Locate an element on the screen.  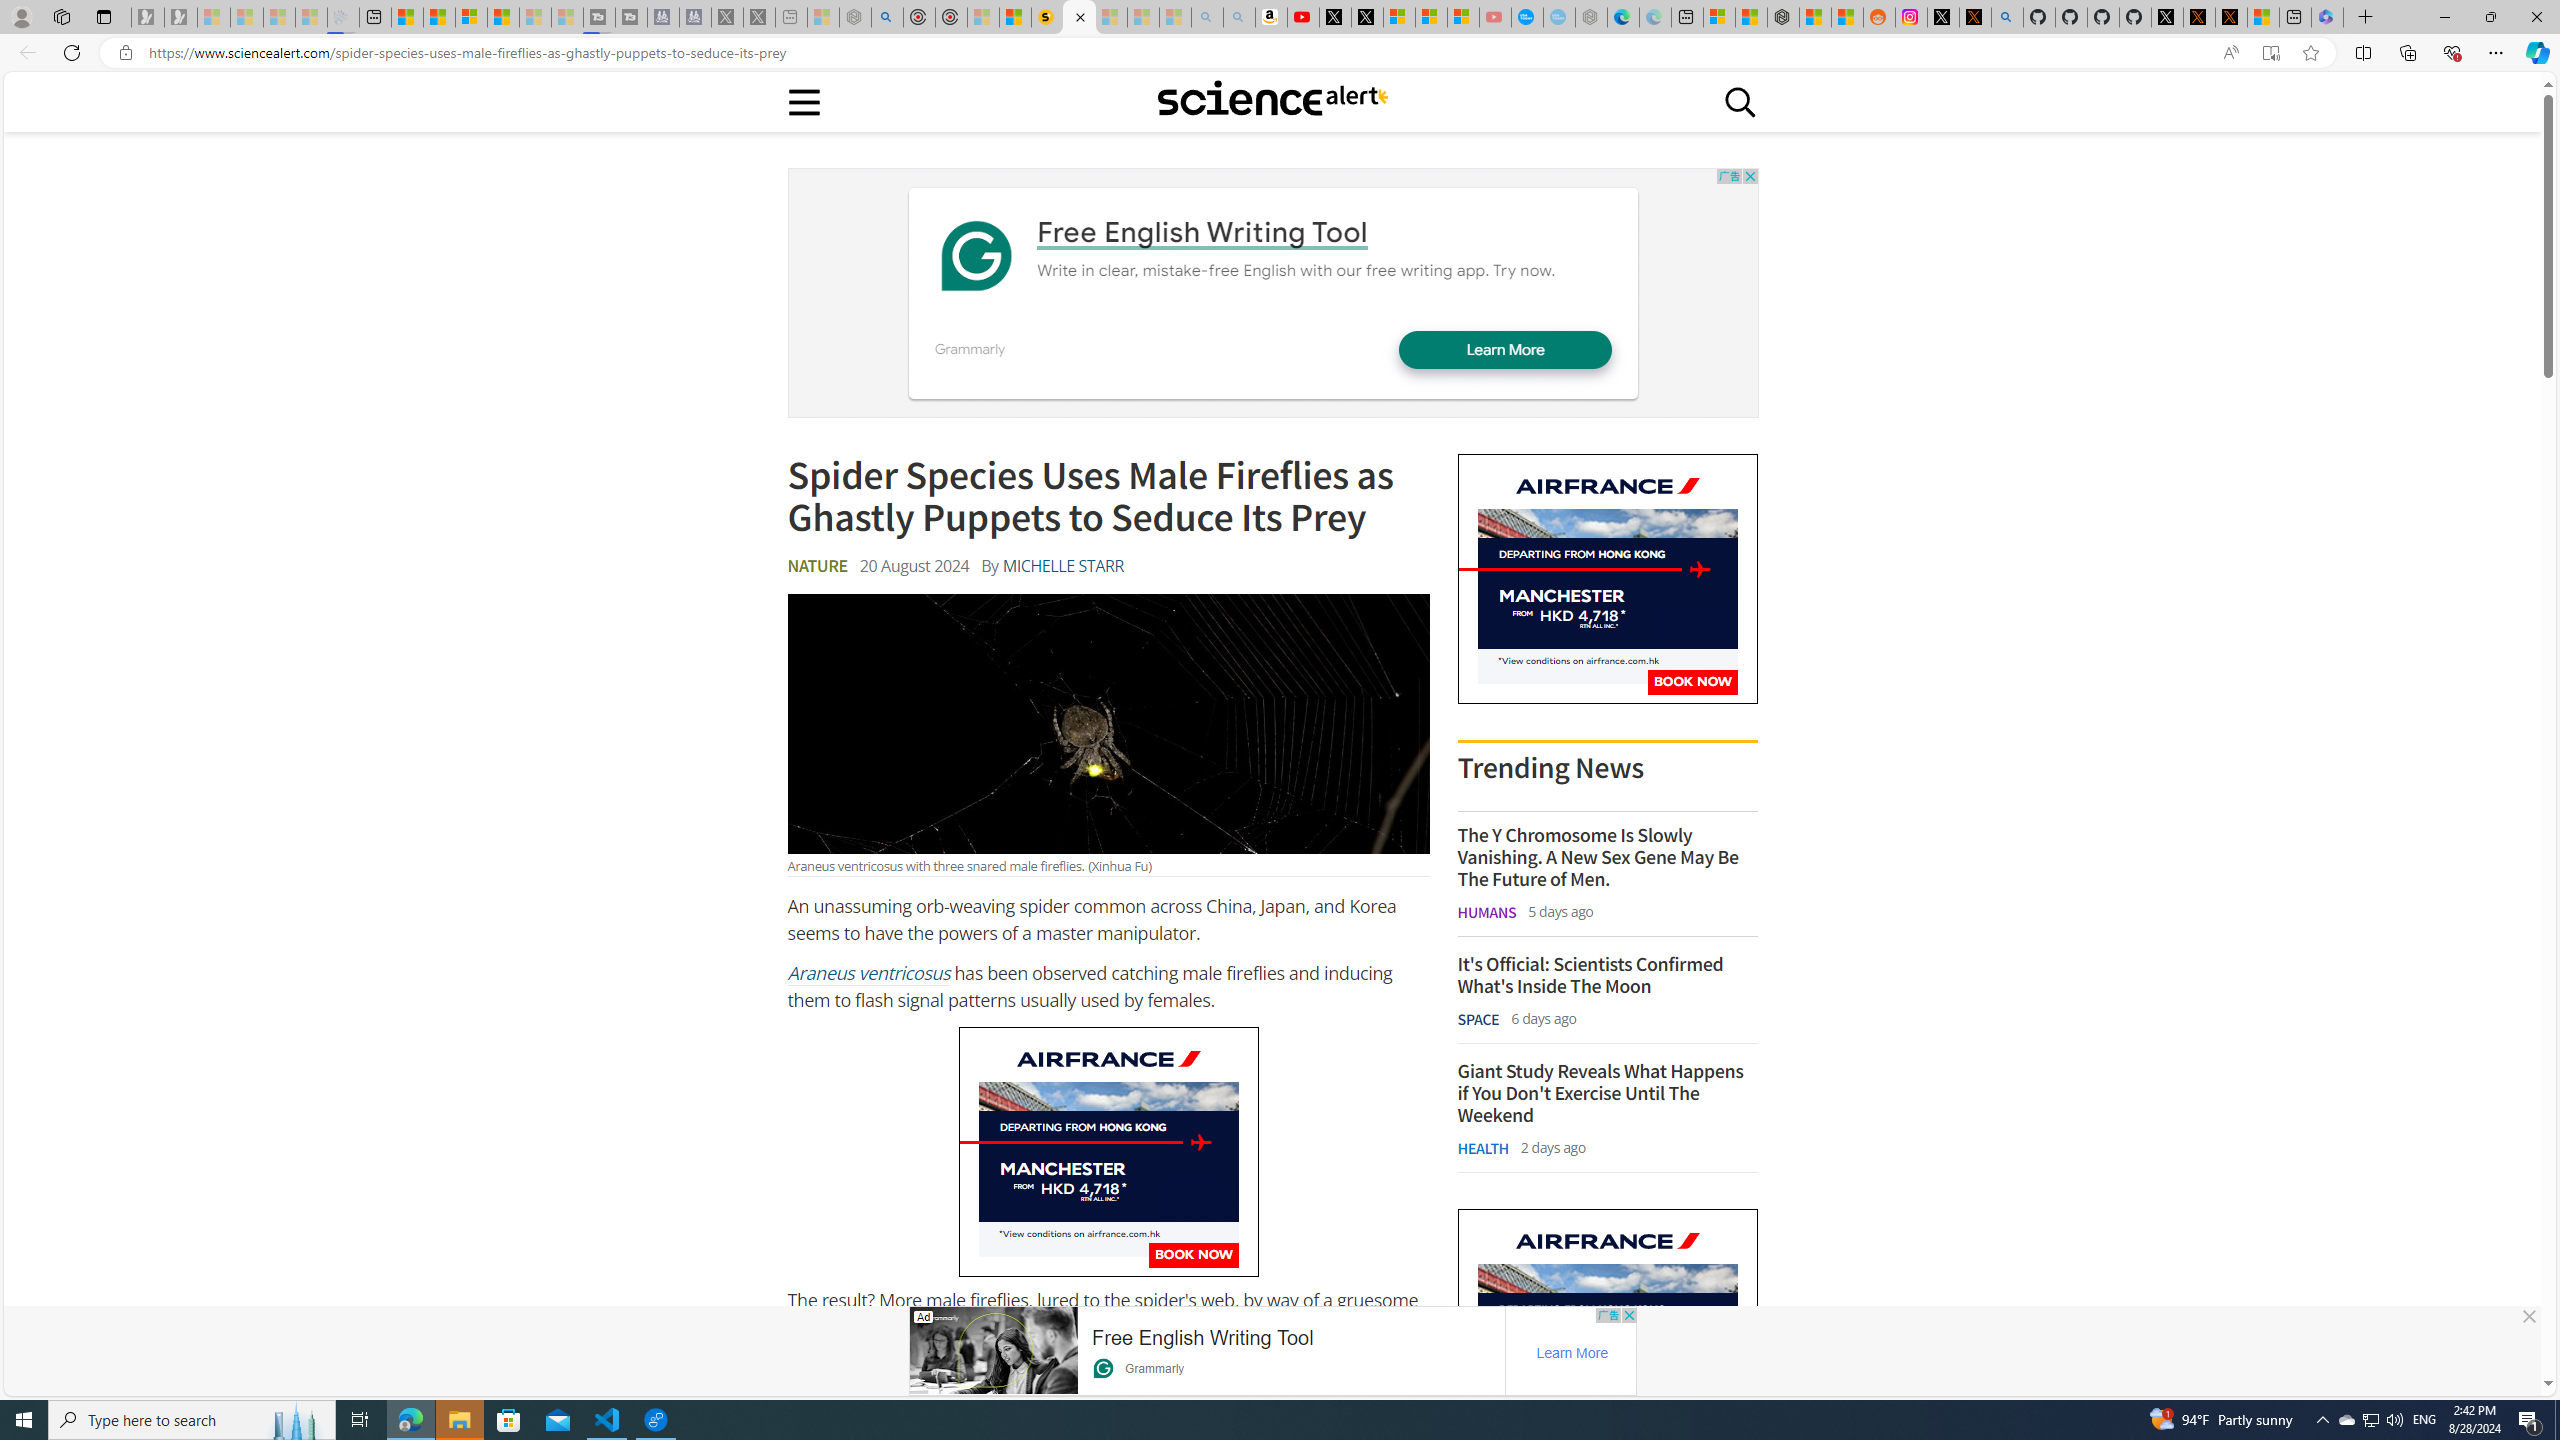
'Wildlife - MSN - Sleeping' is located at coordinates (823, 16).